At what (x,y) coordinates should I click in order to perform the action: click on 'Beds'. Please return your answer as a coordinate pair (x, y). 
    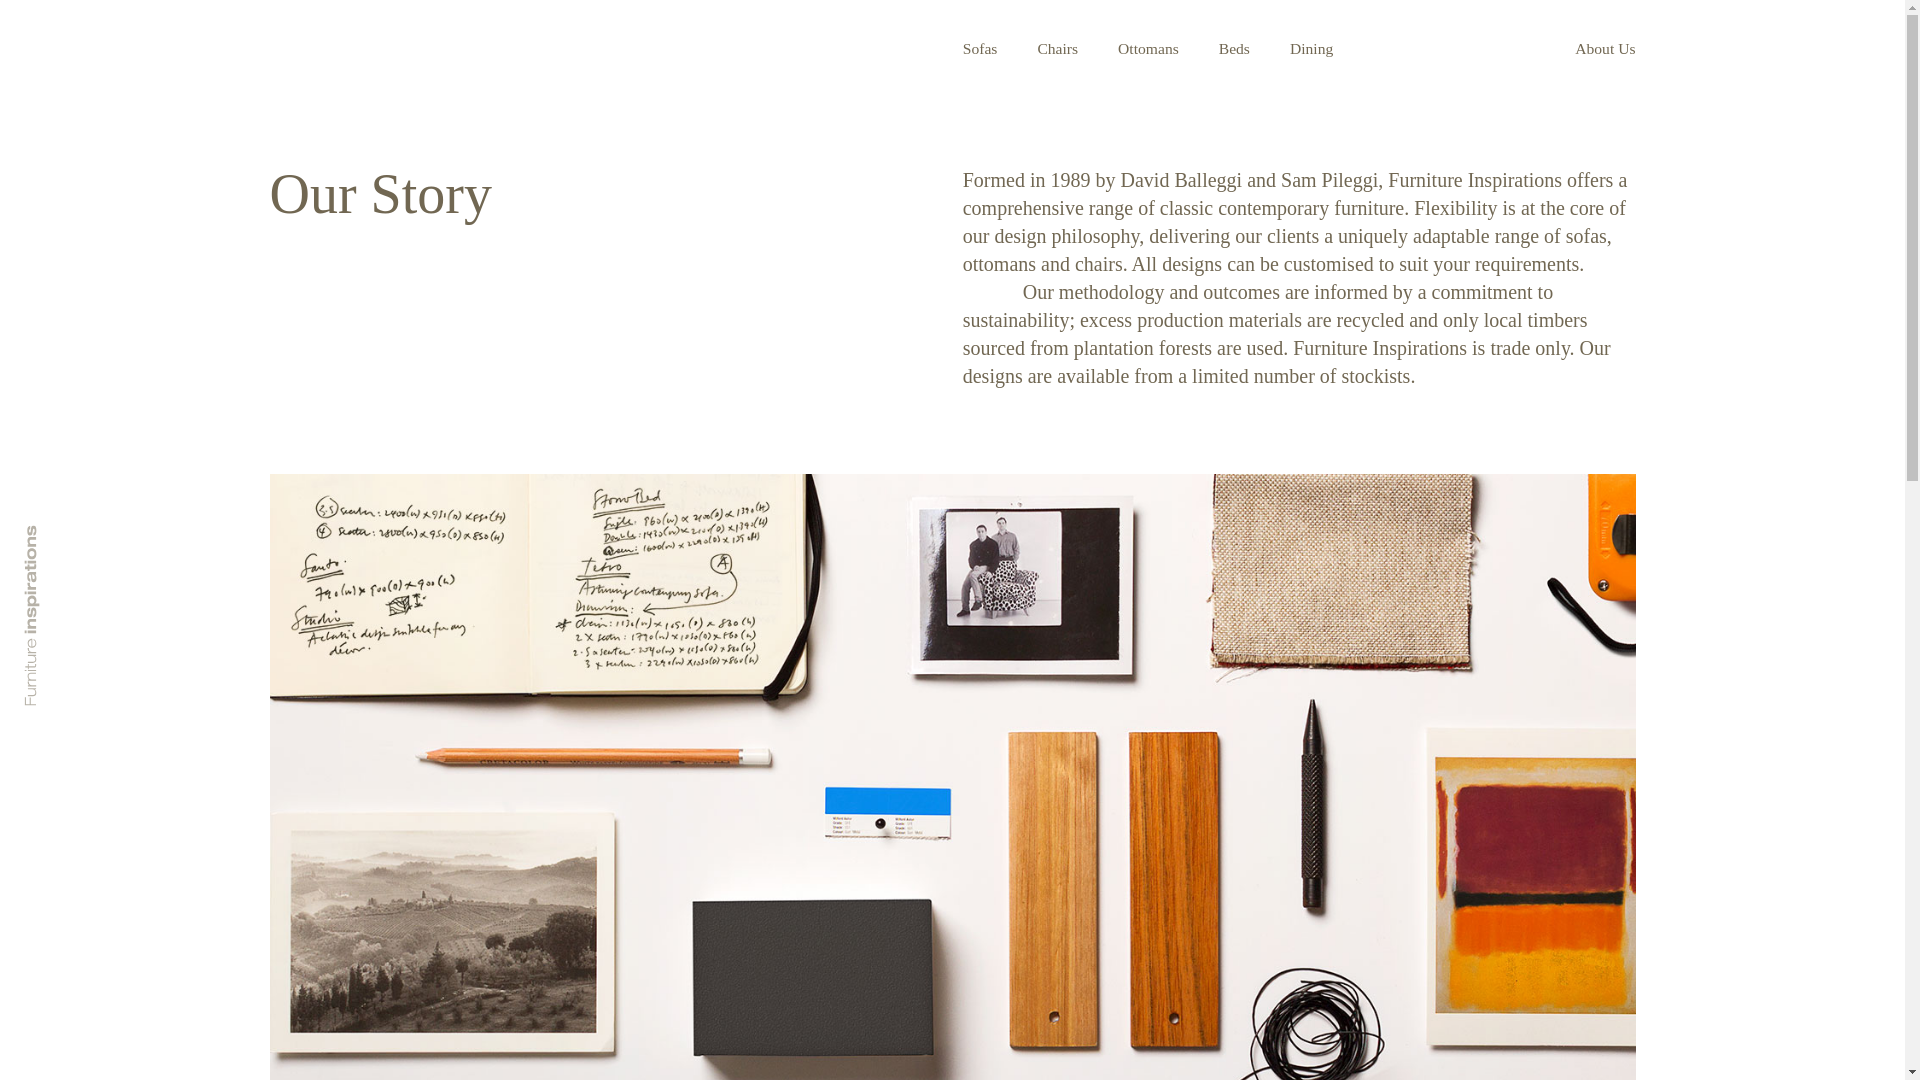
    Looking at the image, I should click on (1233, 47).